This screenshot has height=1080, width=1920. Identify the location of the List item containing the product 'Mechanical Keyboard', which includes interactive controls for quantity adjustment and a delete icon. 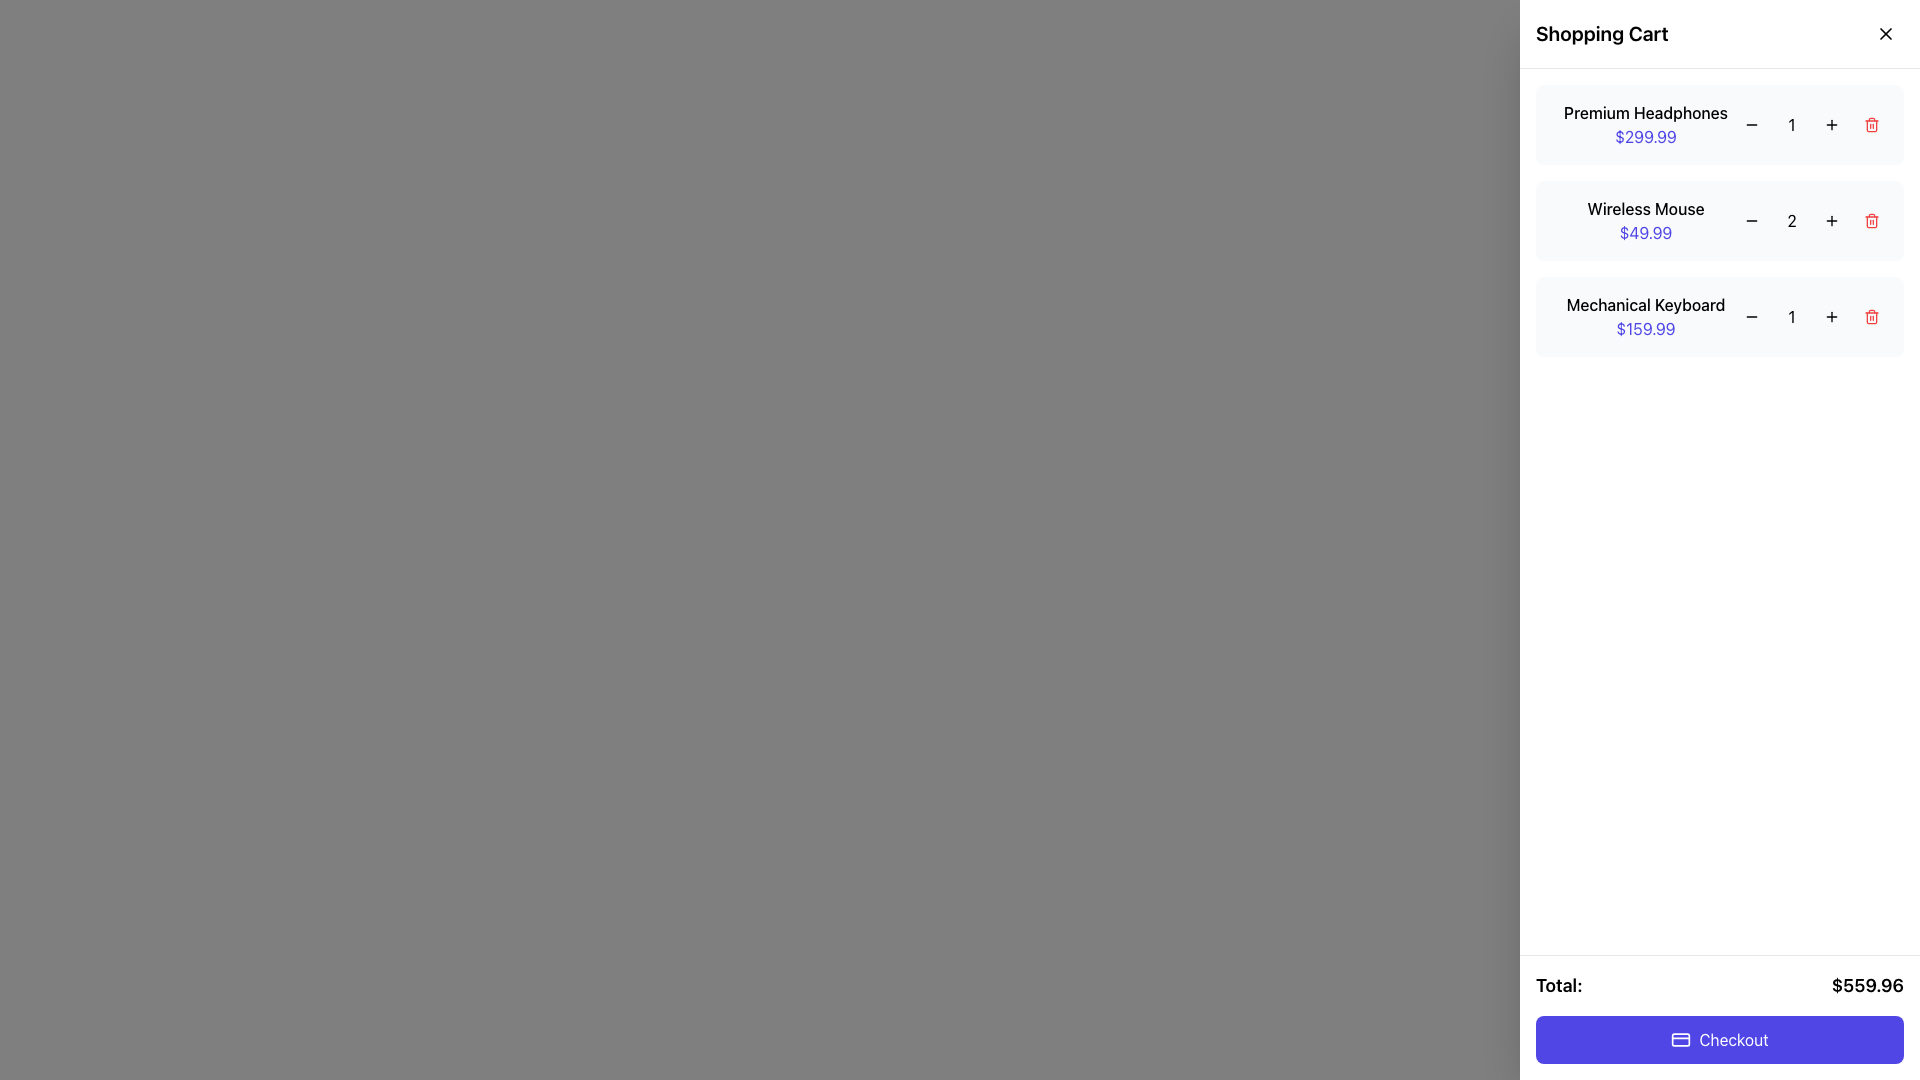
(1718, 315).